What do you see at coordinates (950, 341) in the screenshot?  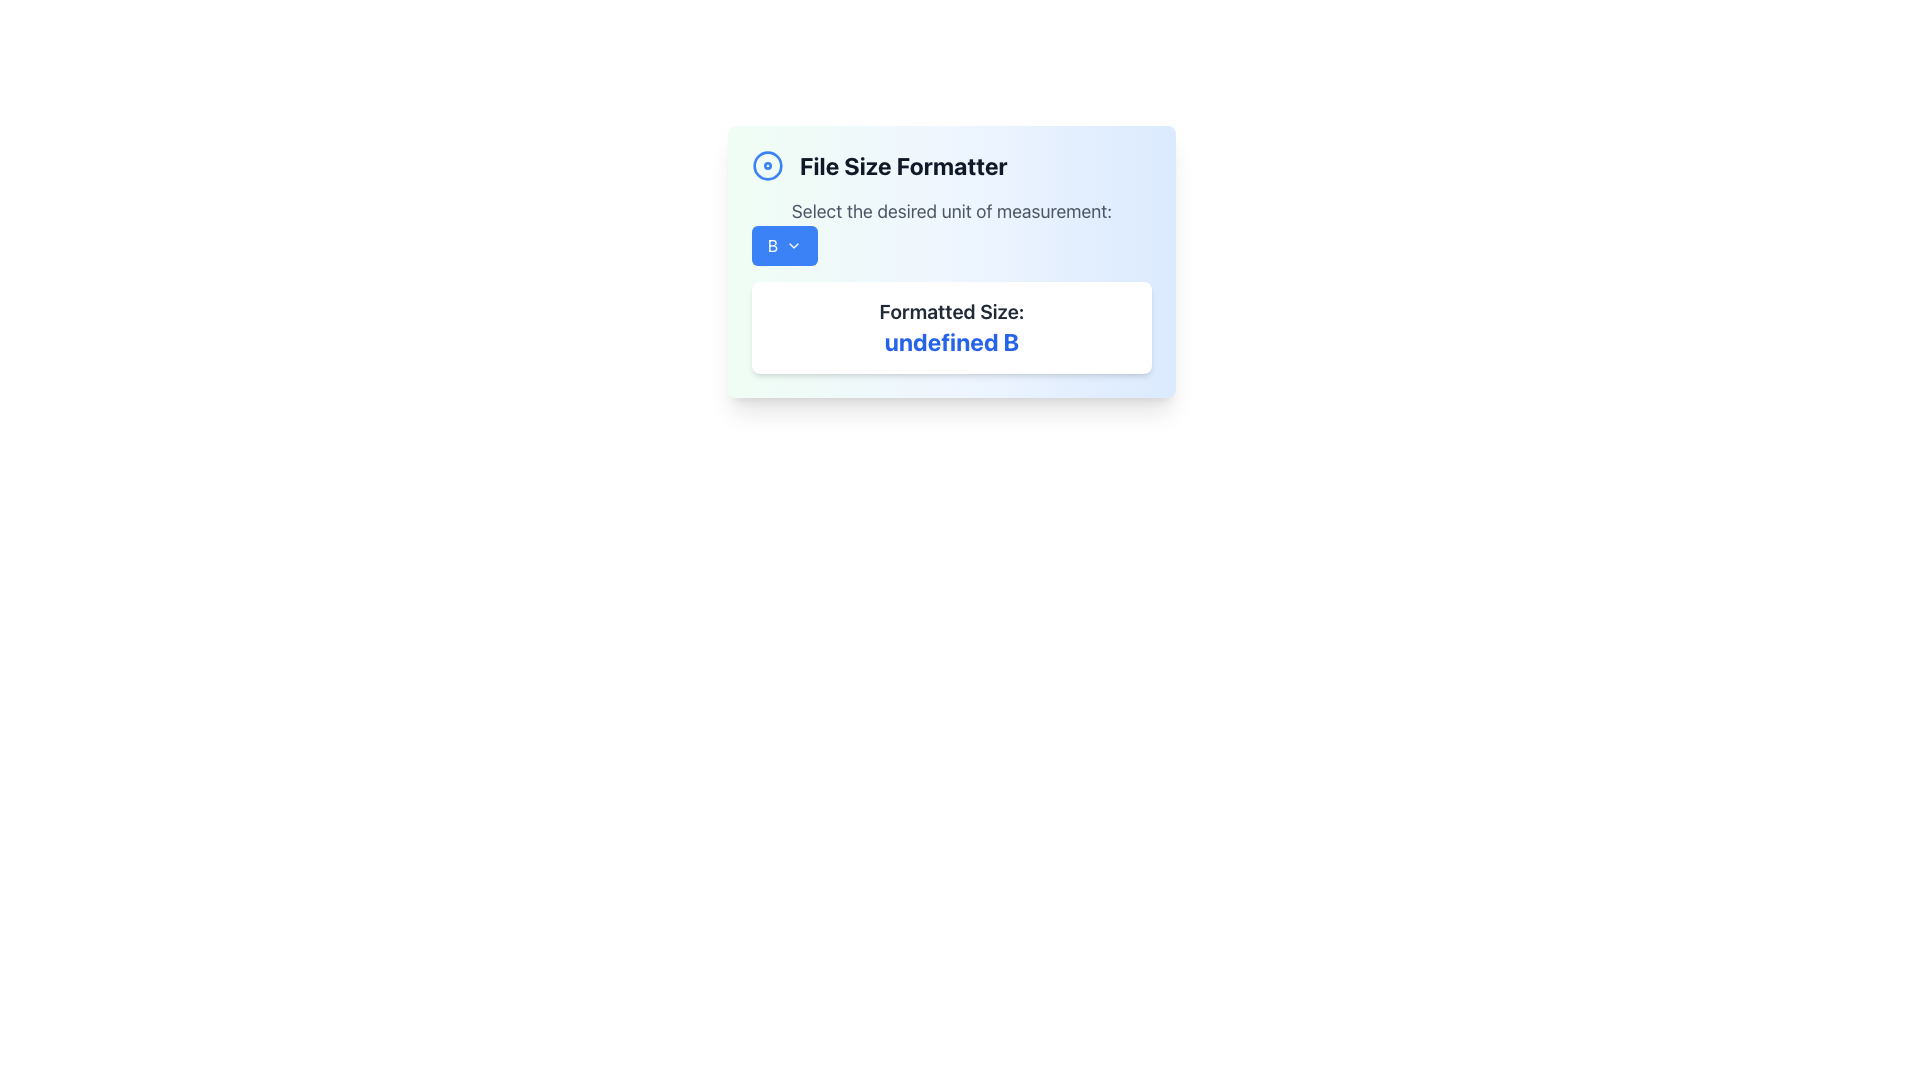 I see `text content displayed in the formatted size value text display, which is located within a white box with rounded corners below the label 'Formatted Size:'` at bounding box center [950, 341].